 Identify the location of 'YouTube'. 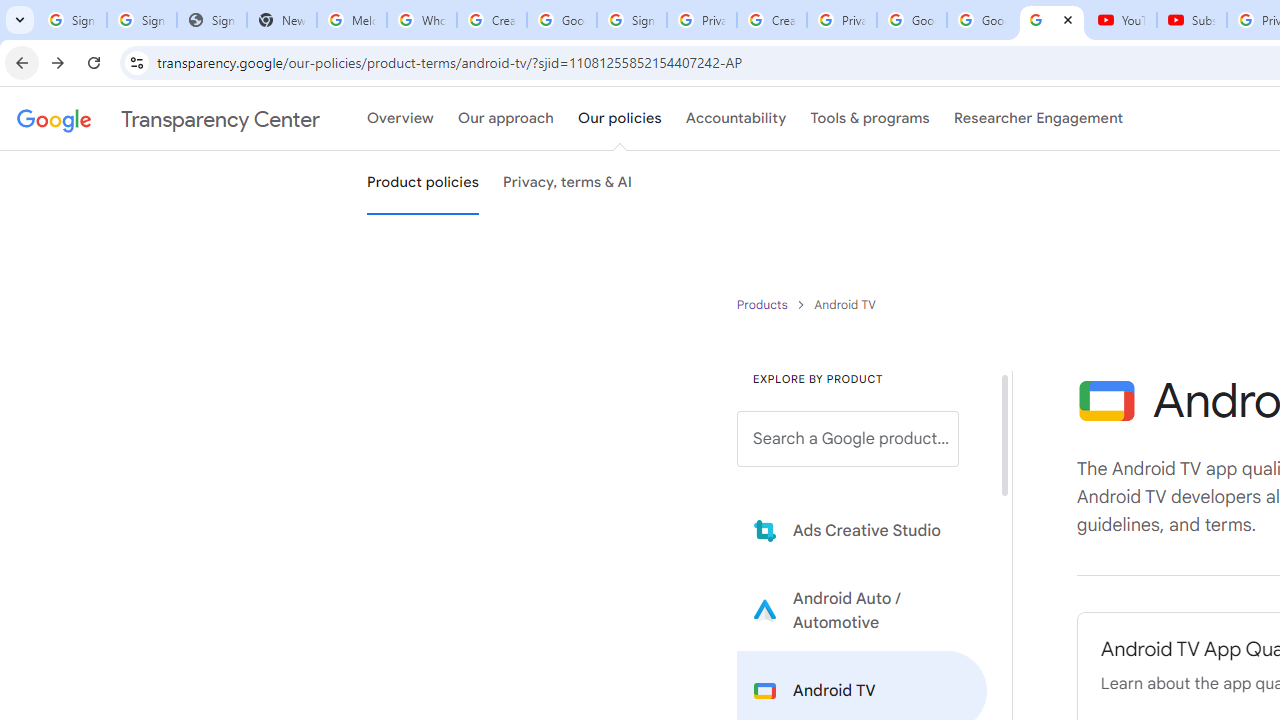
(1121, 20).